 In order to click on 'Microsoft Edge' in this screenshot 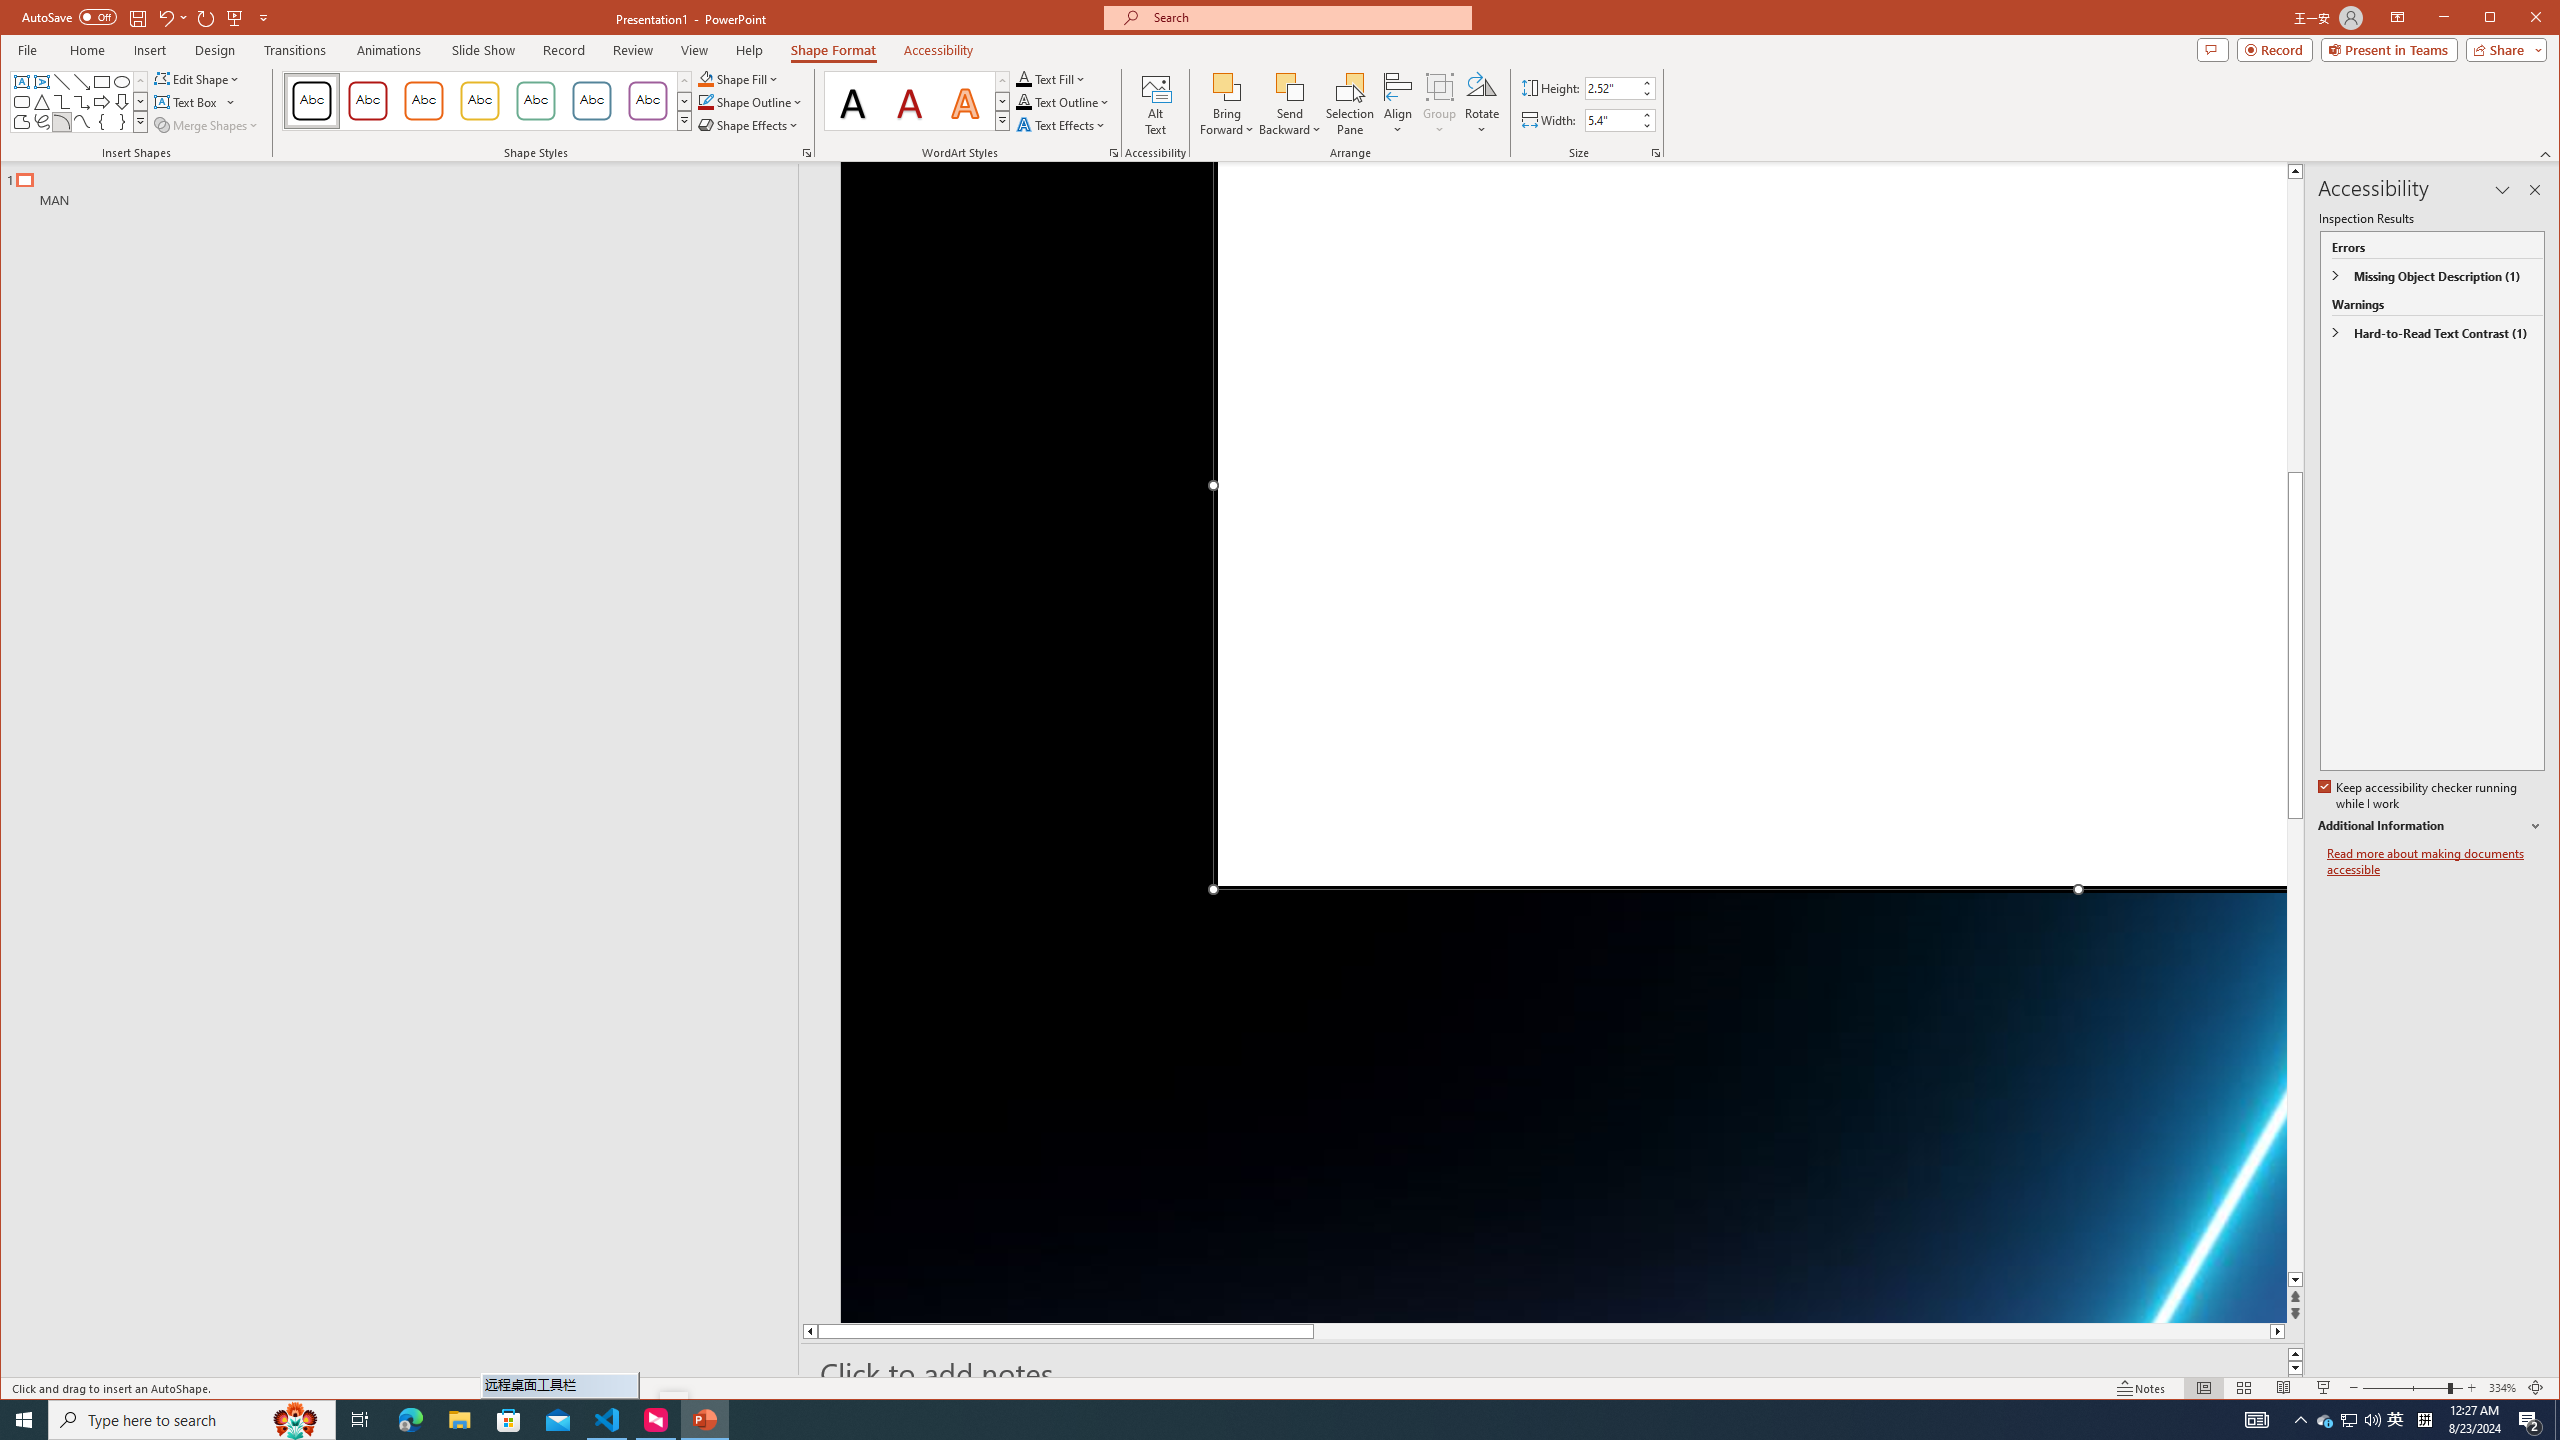, I will do `click(409, 1418)`.